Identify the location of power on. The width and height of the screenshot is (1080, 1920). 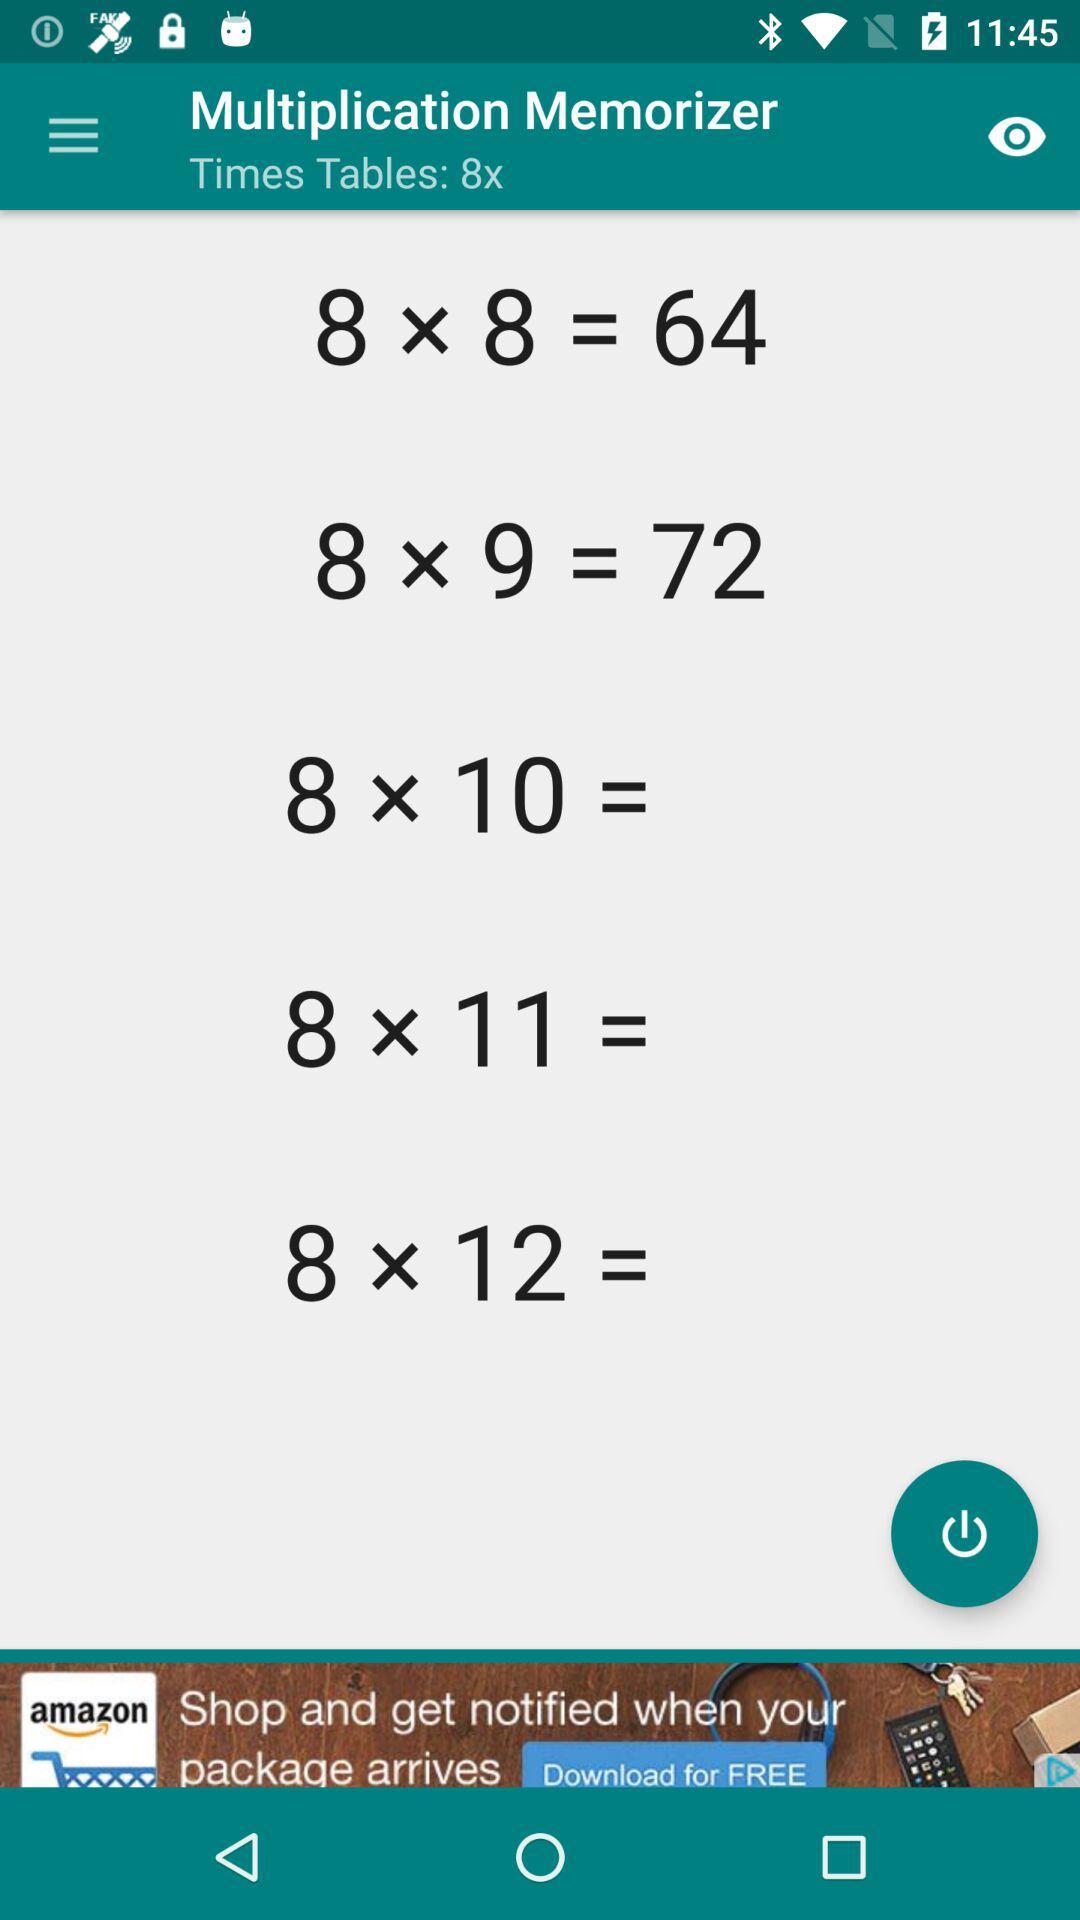
(963, 1532).